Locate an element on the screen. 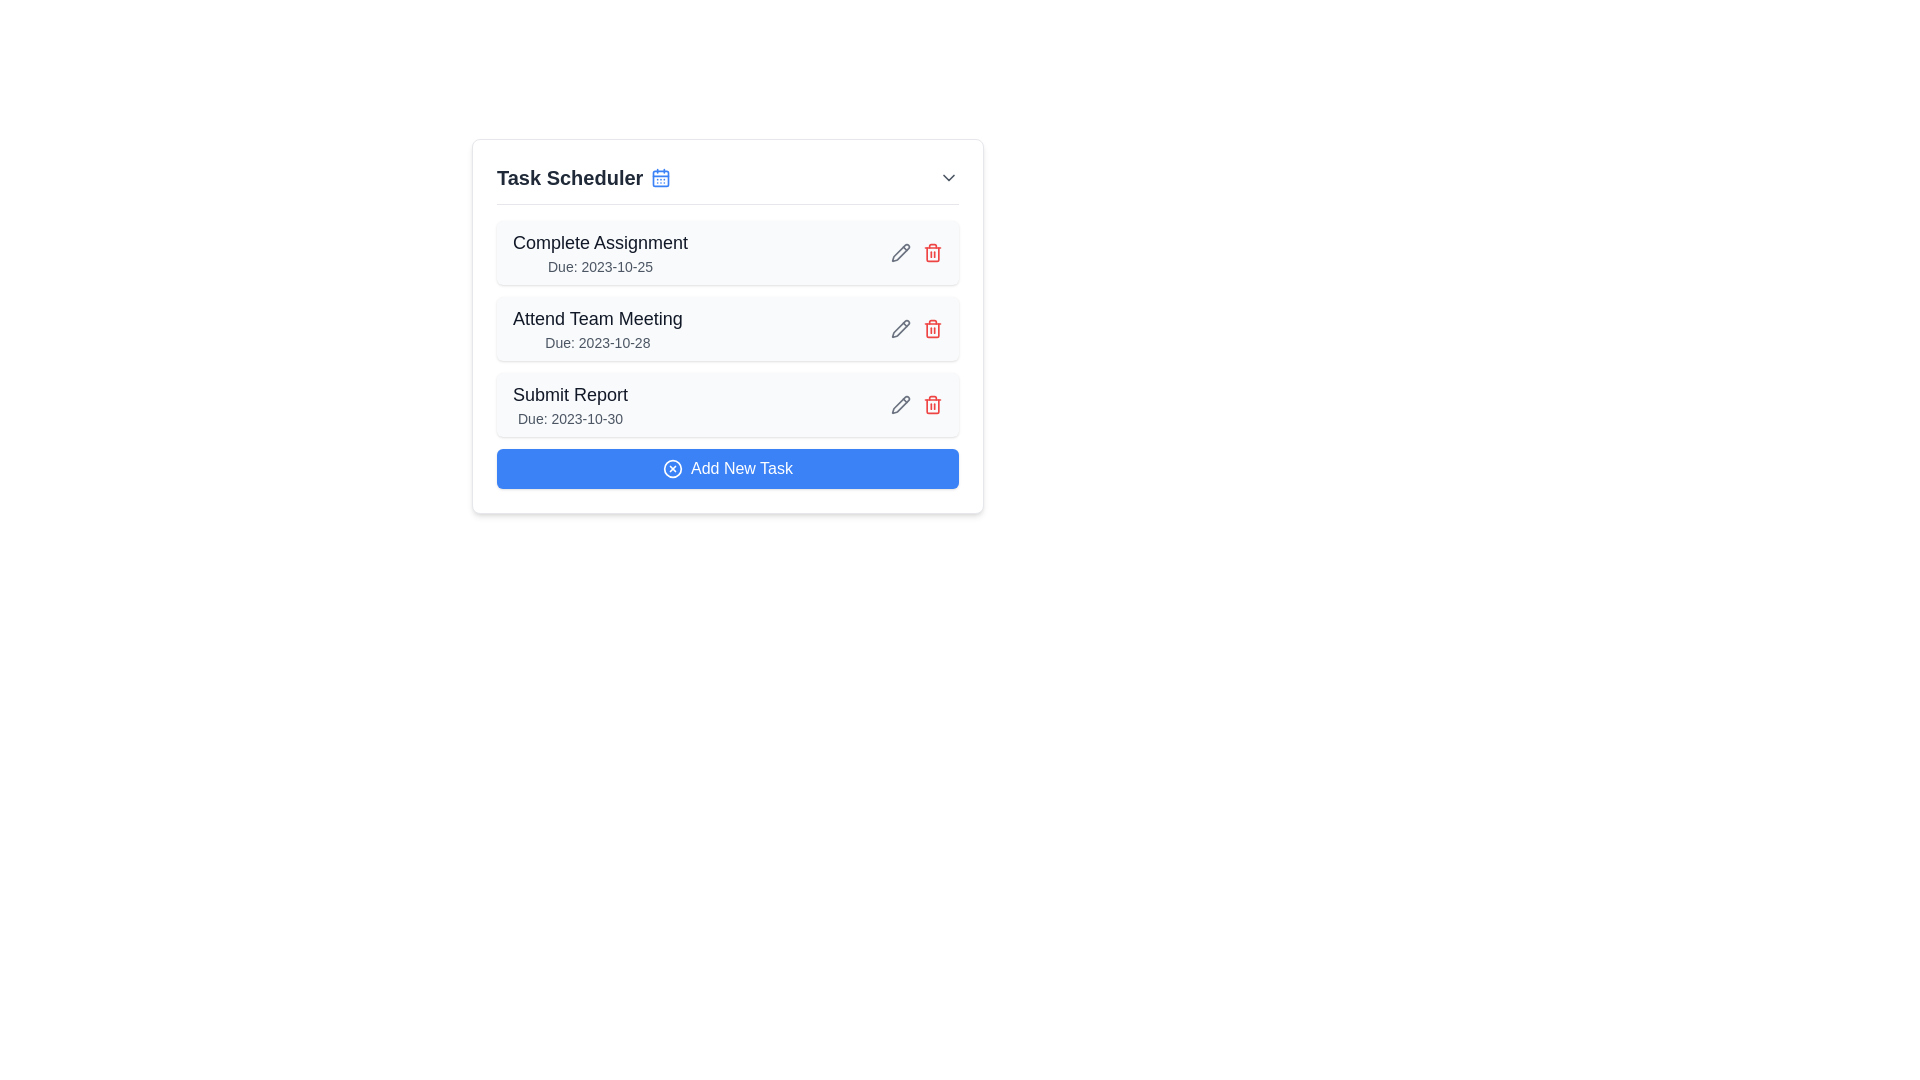 This screenshot has height=1080, width=1920. the circular icon with the 'X' symbol located within the blue button titled 'Add New Task', positioned to the left of the text label is located at coordinates (672, 469).